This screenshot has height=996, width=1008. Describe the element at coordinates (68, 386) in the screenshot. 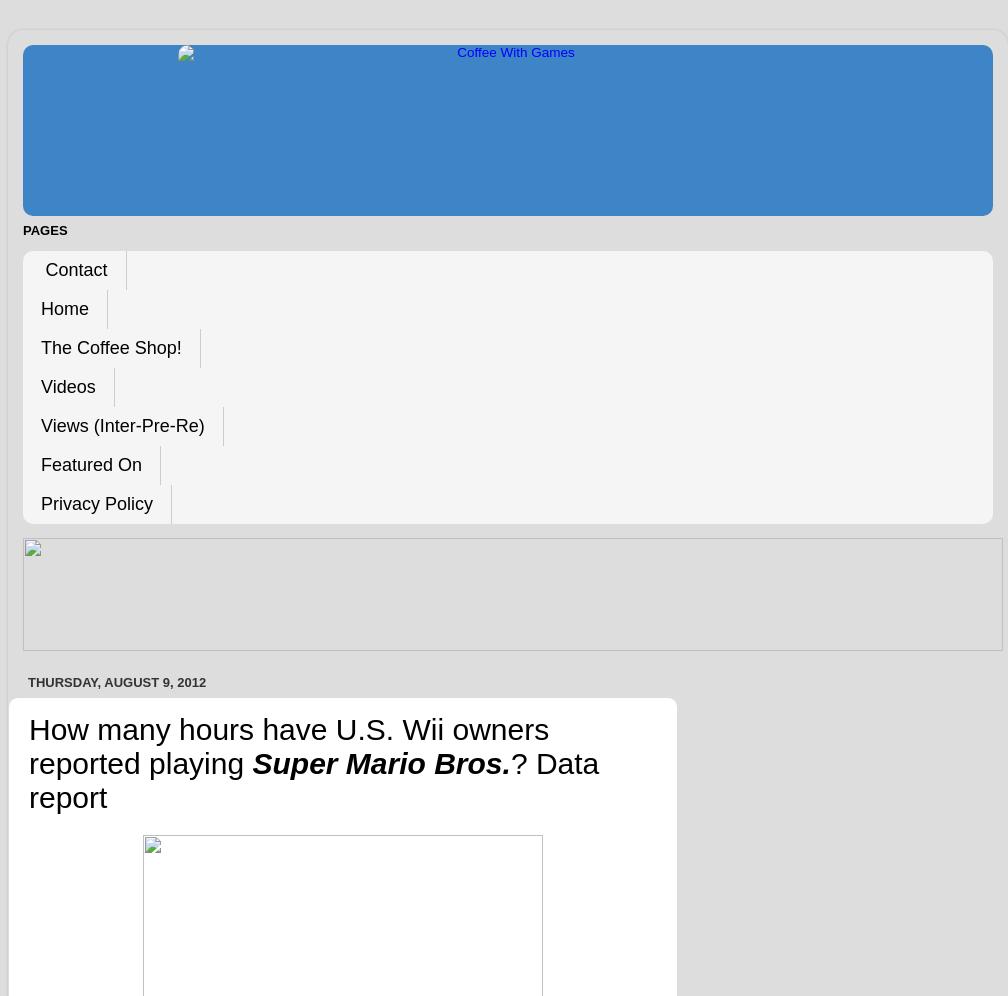

I see `'Videos'` at that location.